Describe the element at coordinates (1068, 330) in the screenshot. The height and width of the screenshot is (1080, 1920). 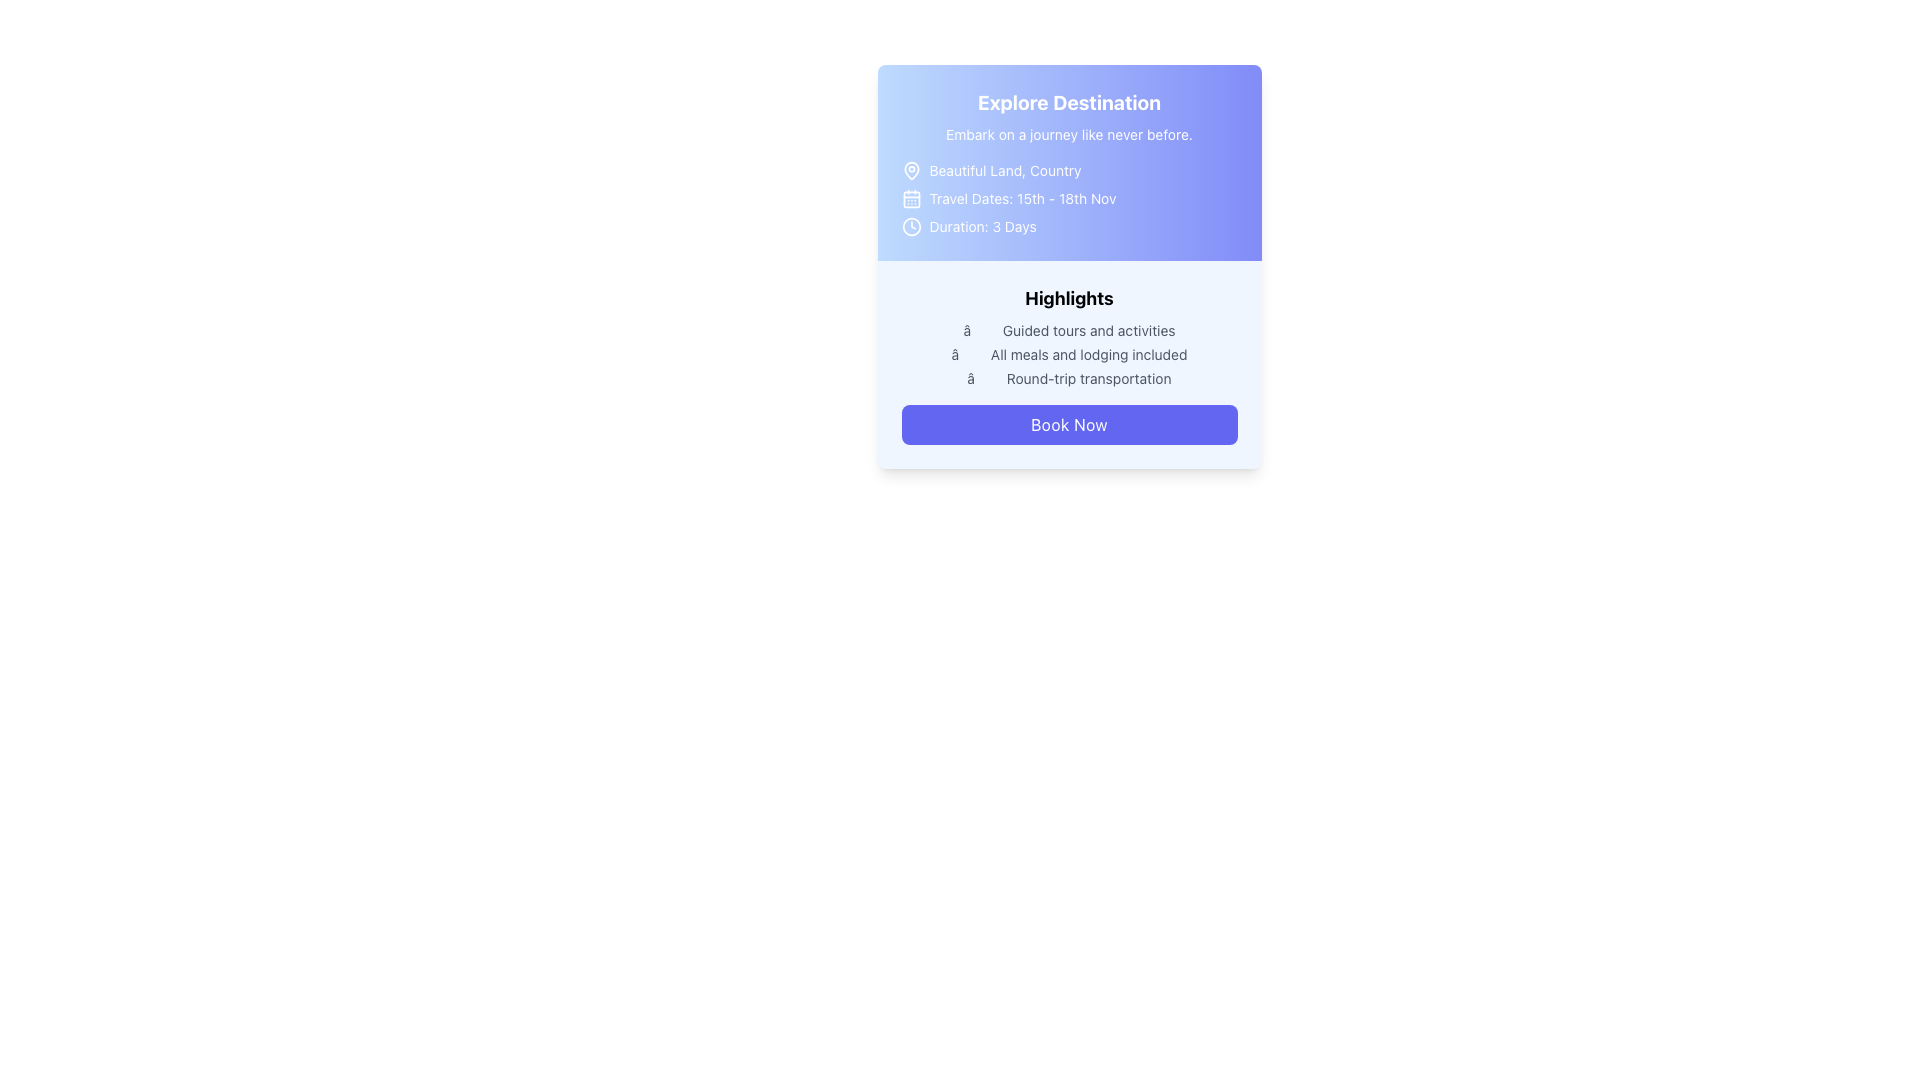
I see `the list item displaying the text '✔ Guided tours and activities' under the 'Highlights' section, as it is interactive` at that location.